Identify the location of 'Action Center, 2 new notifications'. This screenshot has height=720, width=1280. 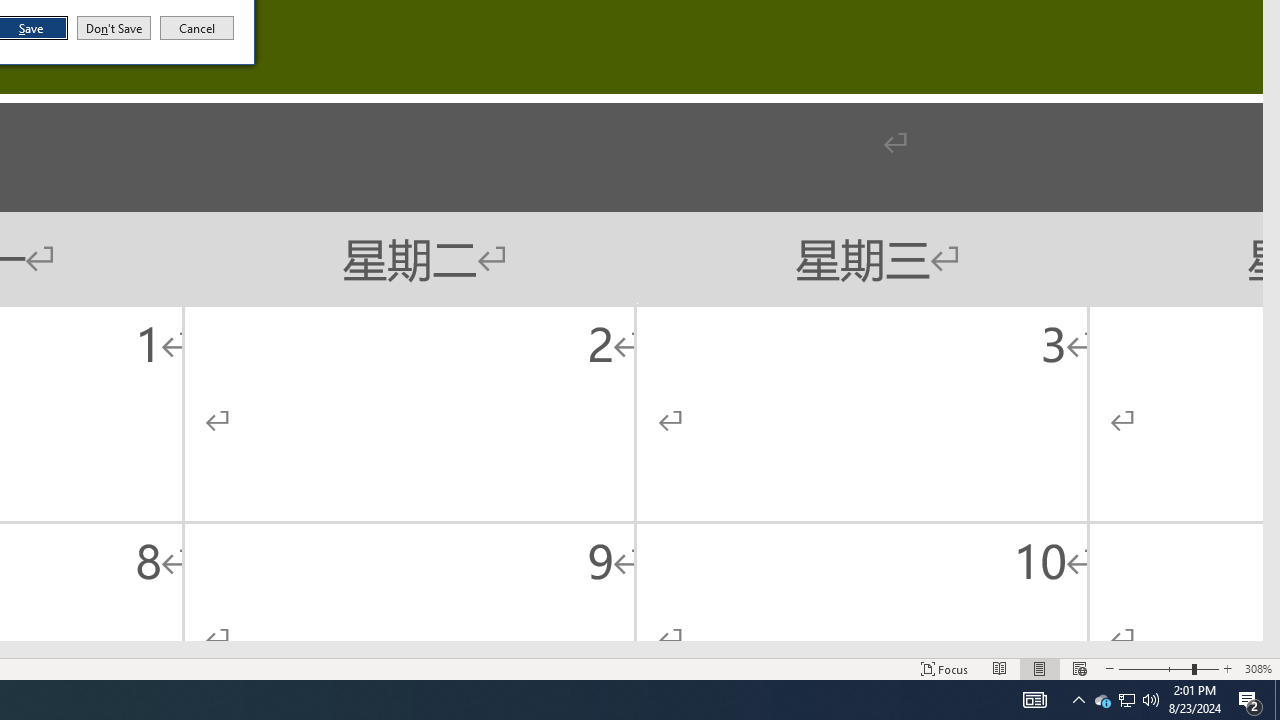
(1276, 698).